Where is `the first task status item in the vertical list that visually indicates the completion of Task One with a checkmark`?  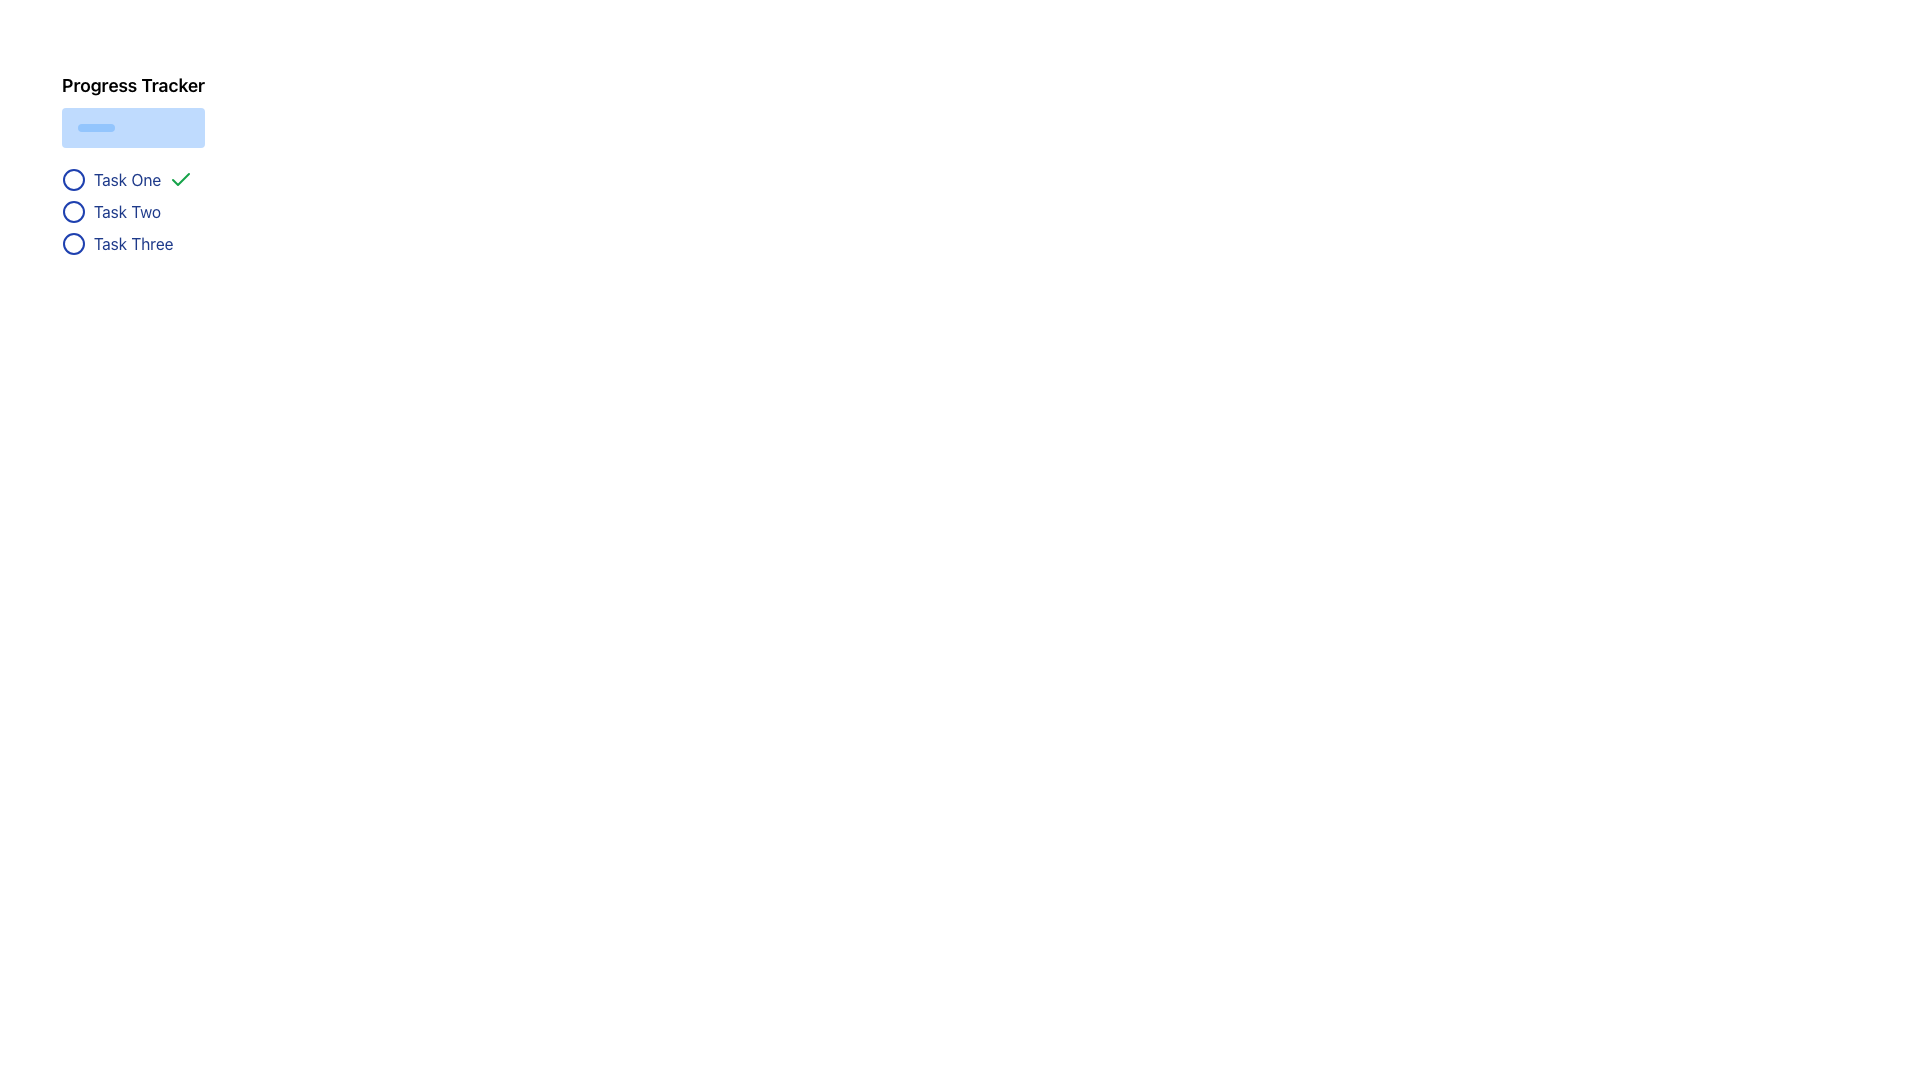
the first task status item in the vertical list that visually indicates the completion of Task One with a checkmark is located at coordinates (132, 180).